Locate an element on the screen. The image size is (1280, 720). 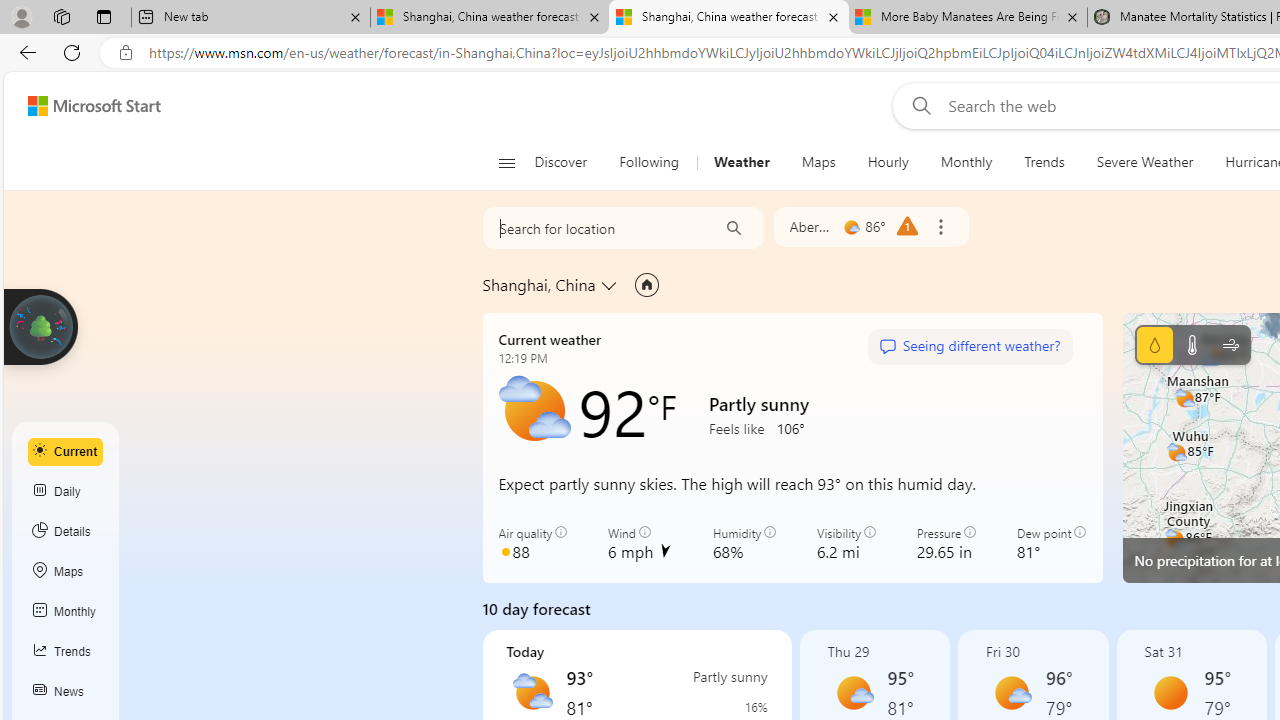
'Air quality 88' is located at coordinates (533, 543).